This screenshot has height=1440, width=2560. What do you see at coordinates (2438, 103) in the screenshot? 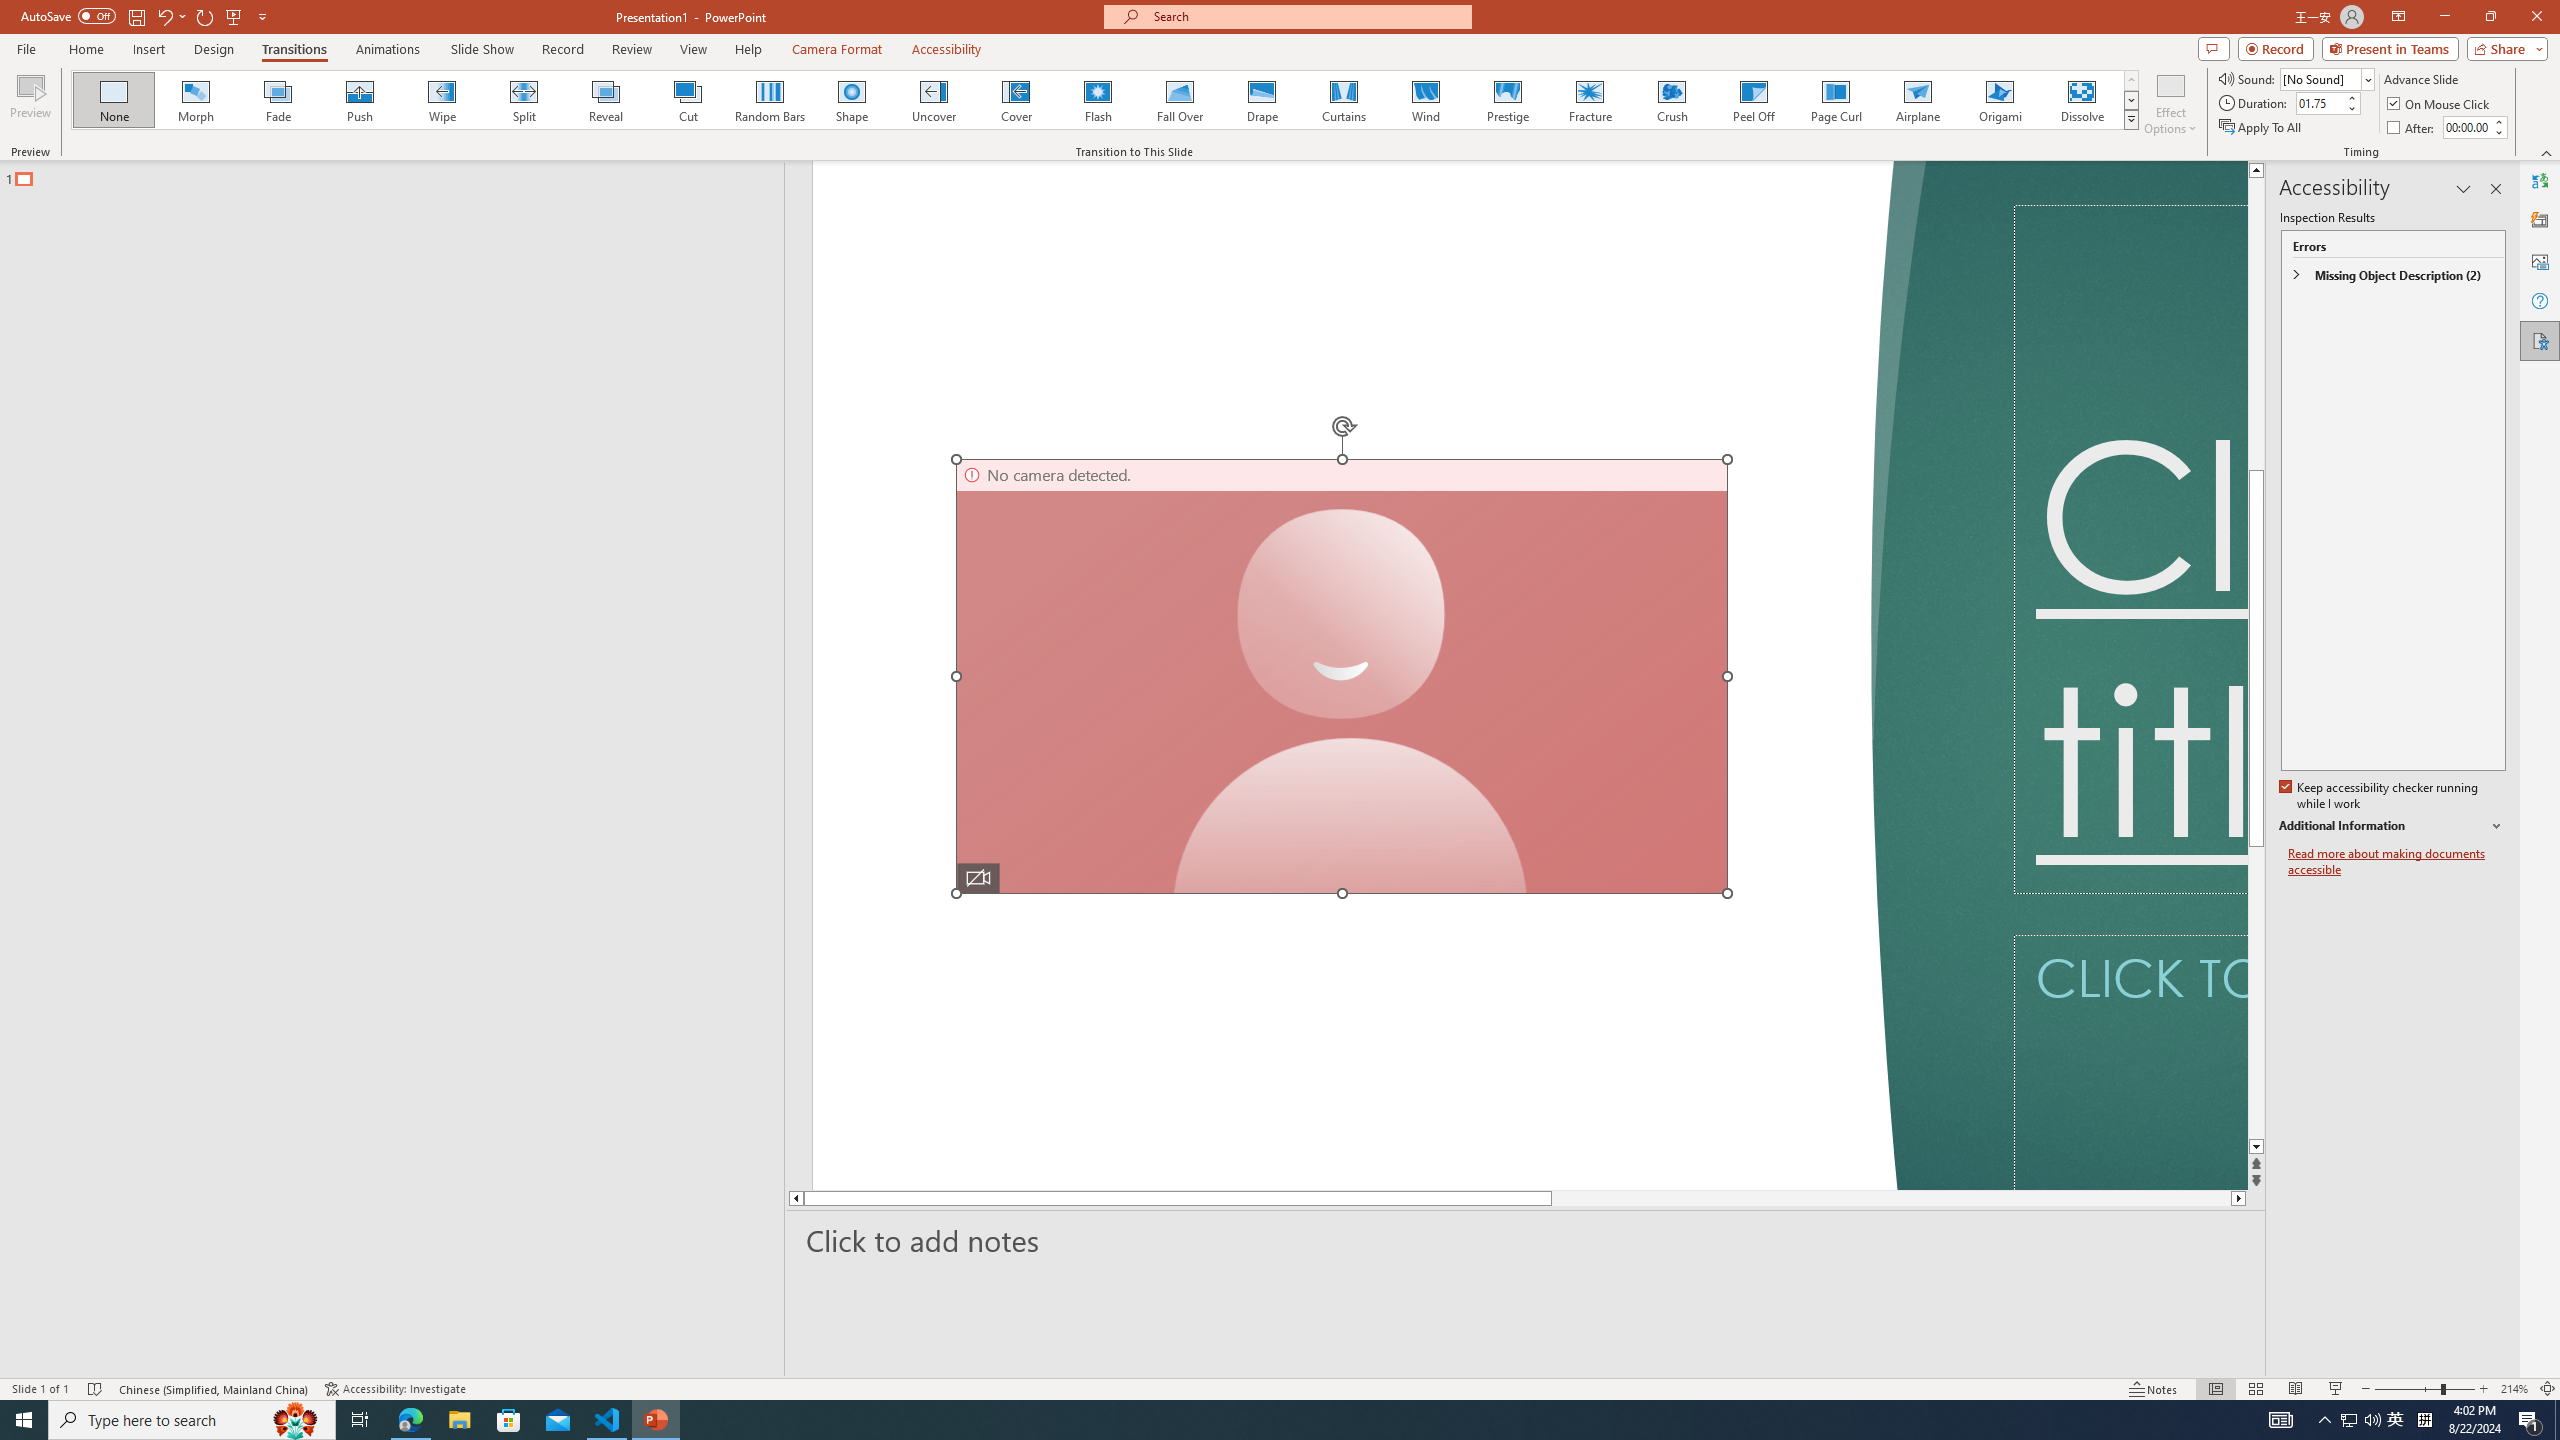
I see `'On Mouse Click'` at bounding box center [2438, 103].